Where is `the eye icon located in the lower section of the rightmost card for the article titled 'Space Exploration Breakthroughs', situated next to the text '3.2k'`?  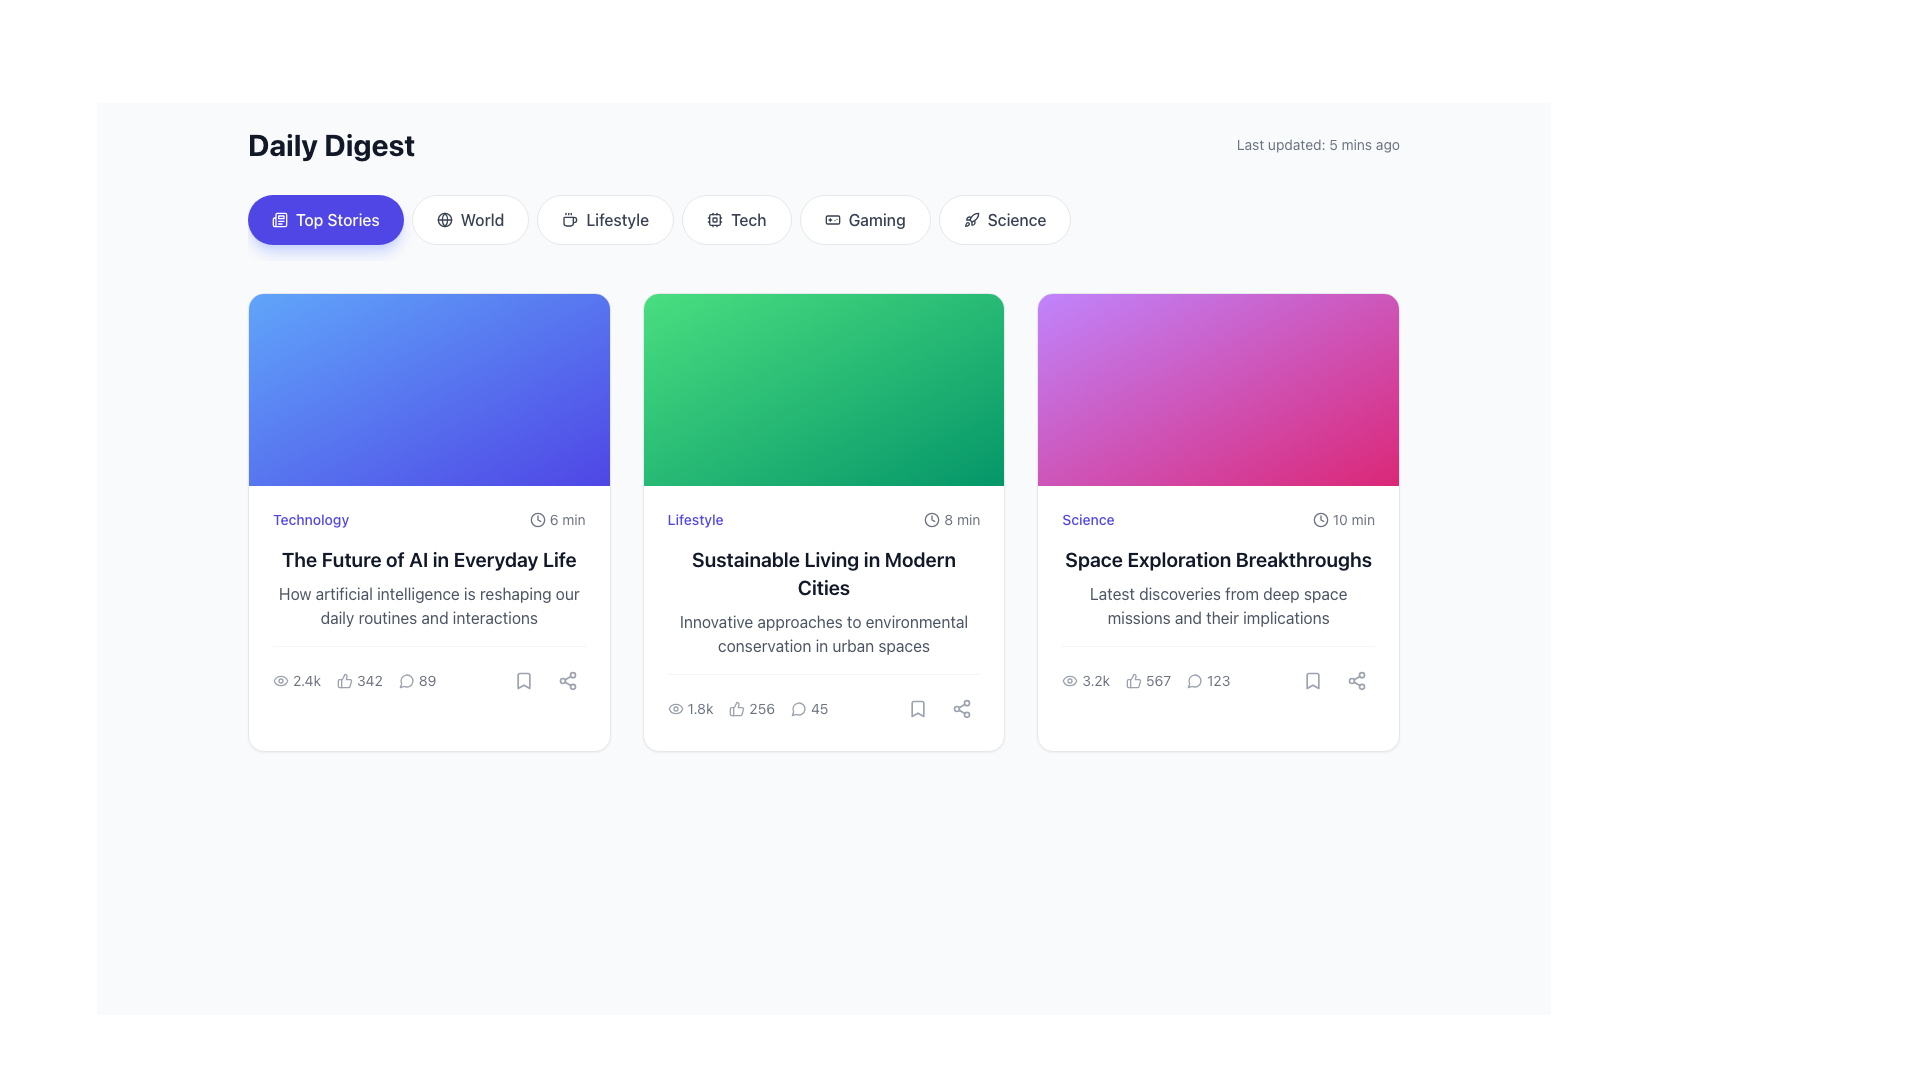
the eye icon located in the lower section of the rightmost card for the article titled 'Space Exploration Breakthroughs', situated next to the text '3.2k' is located at coordinates (1069, 680).